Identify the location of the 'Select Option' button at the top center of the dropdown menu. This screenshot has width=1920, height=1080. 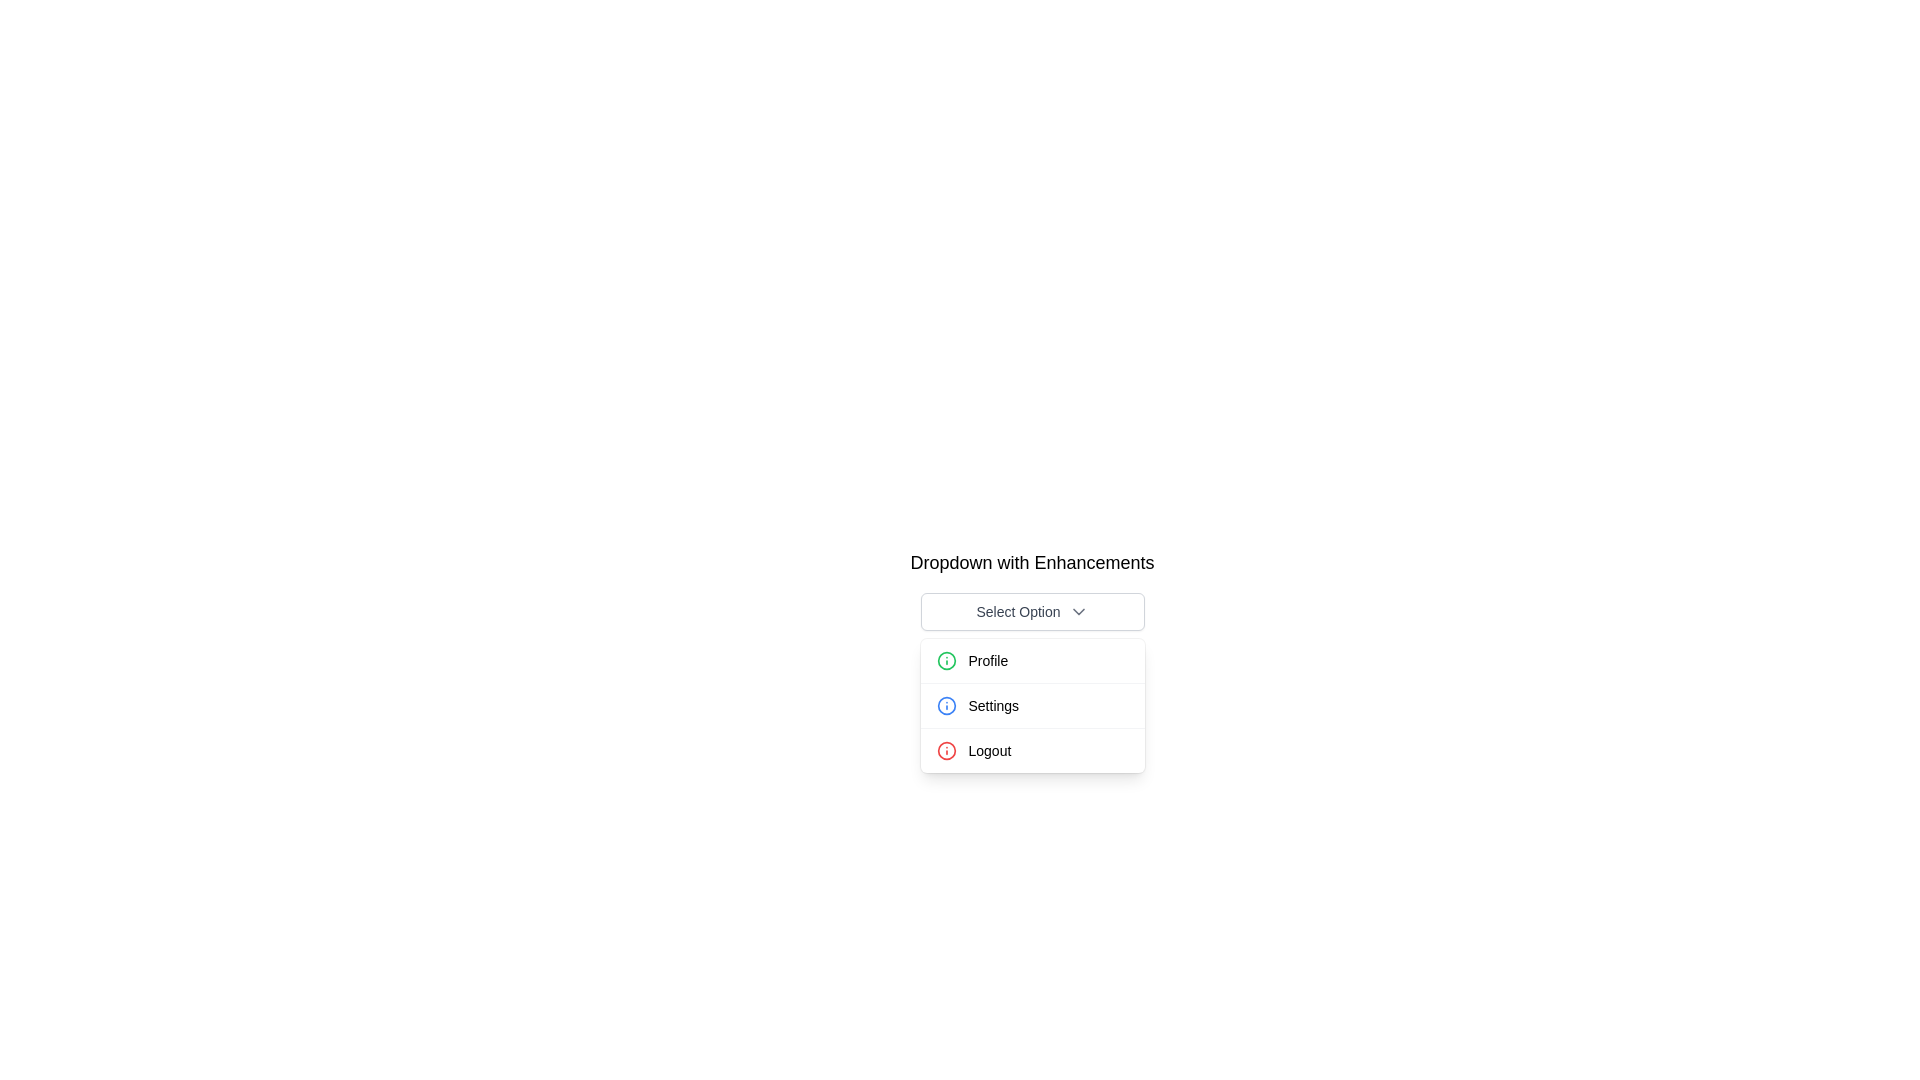
(1032, 611).